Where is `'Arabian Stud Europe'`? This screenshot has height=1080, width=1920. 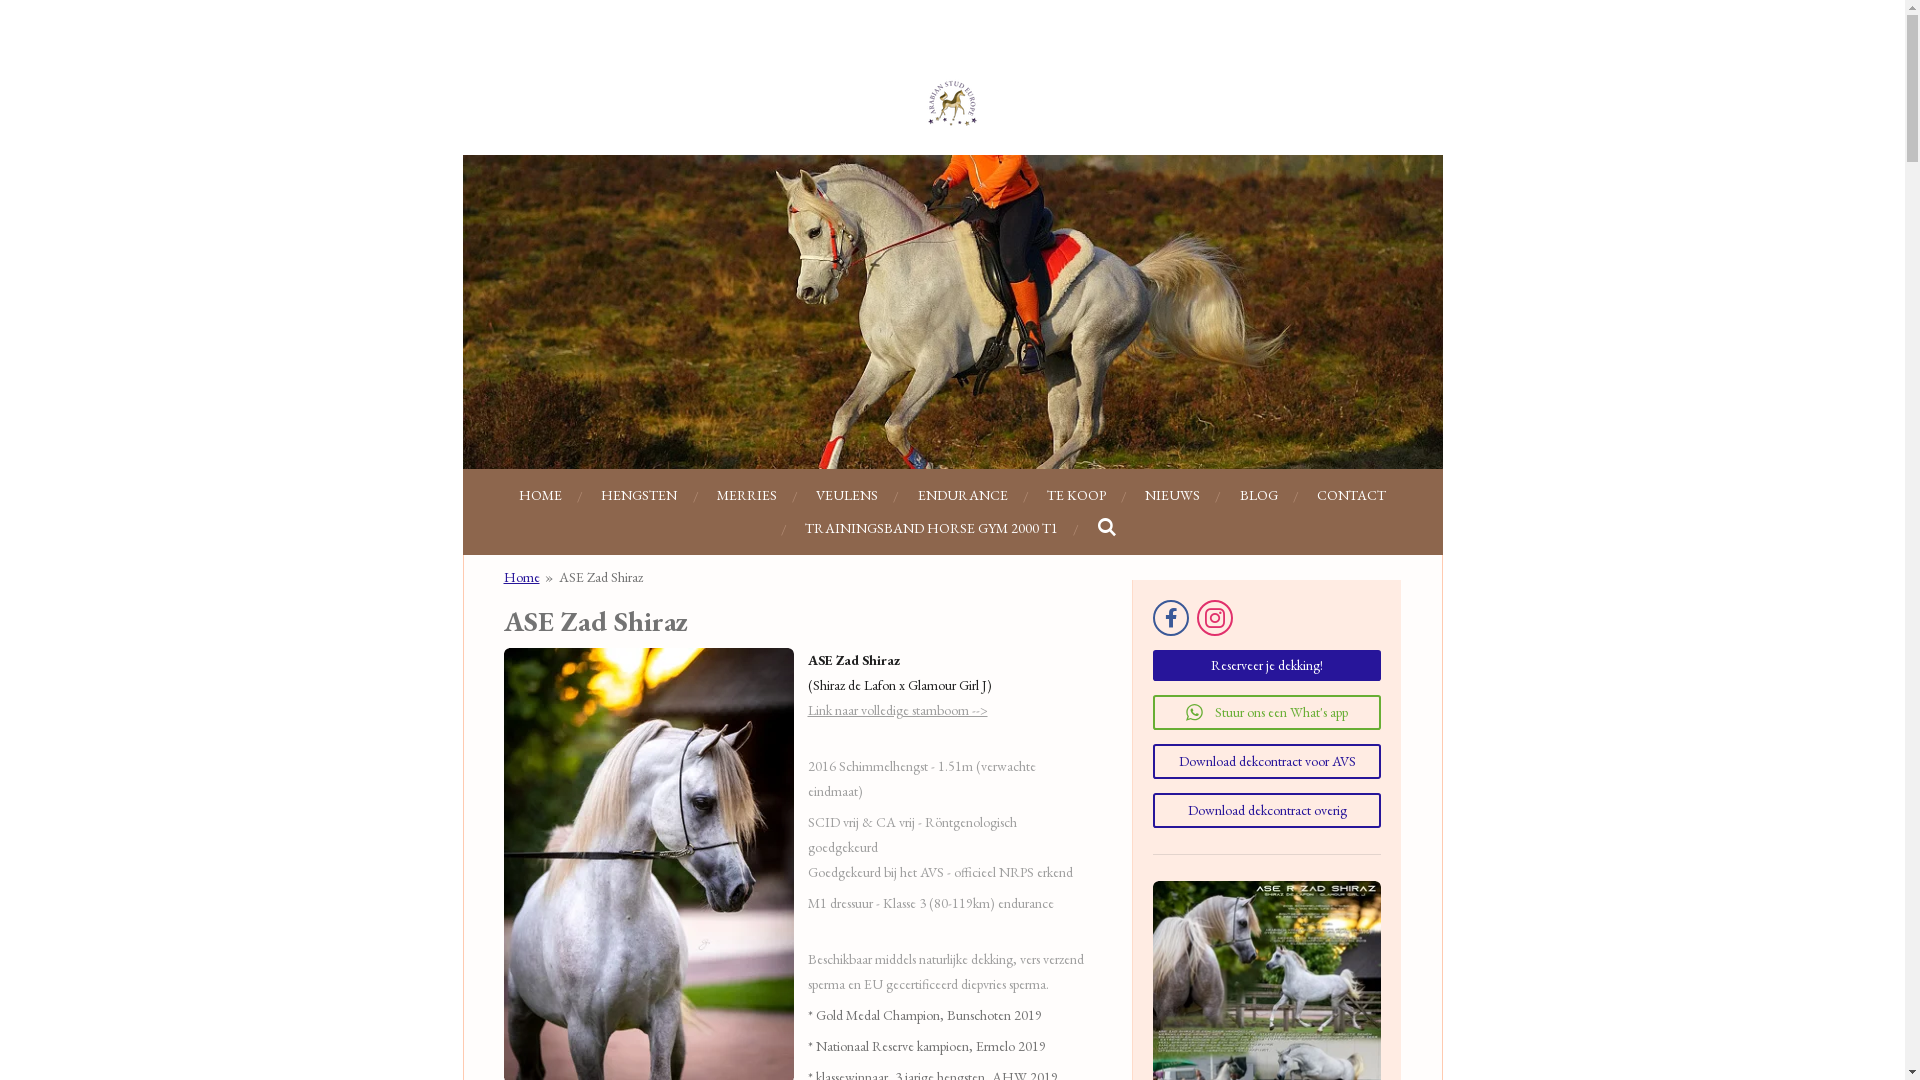
'Arabian Stud Europe' is located at coordinates (951, 102).